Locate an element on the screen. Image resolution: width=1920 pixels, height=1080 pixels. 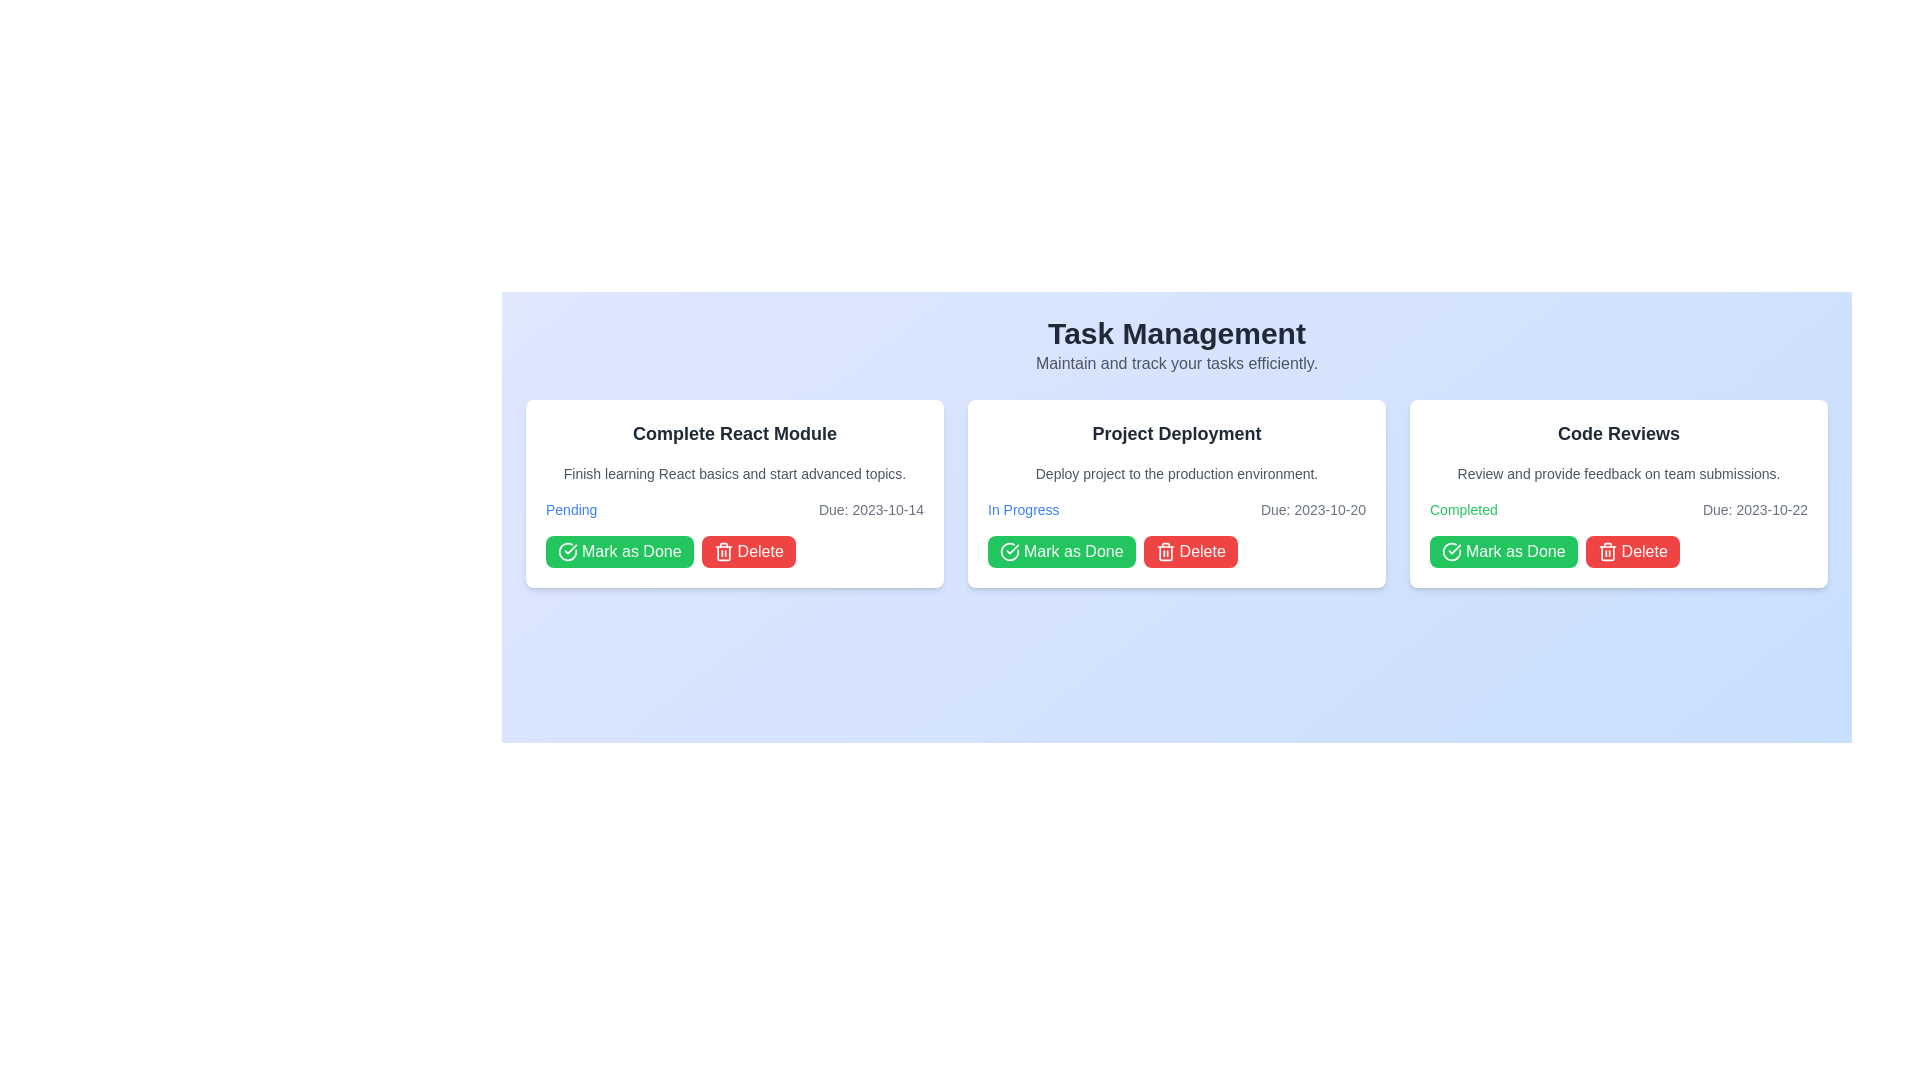
the leftmost trash can icon with a red background in the delete button of the 'Project Deployment' task card is located at coordinates (1165, 551).